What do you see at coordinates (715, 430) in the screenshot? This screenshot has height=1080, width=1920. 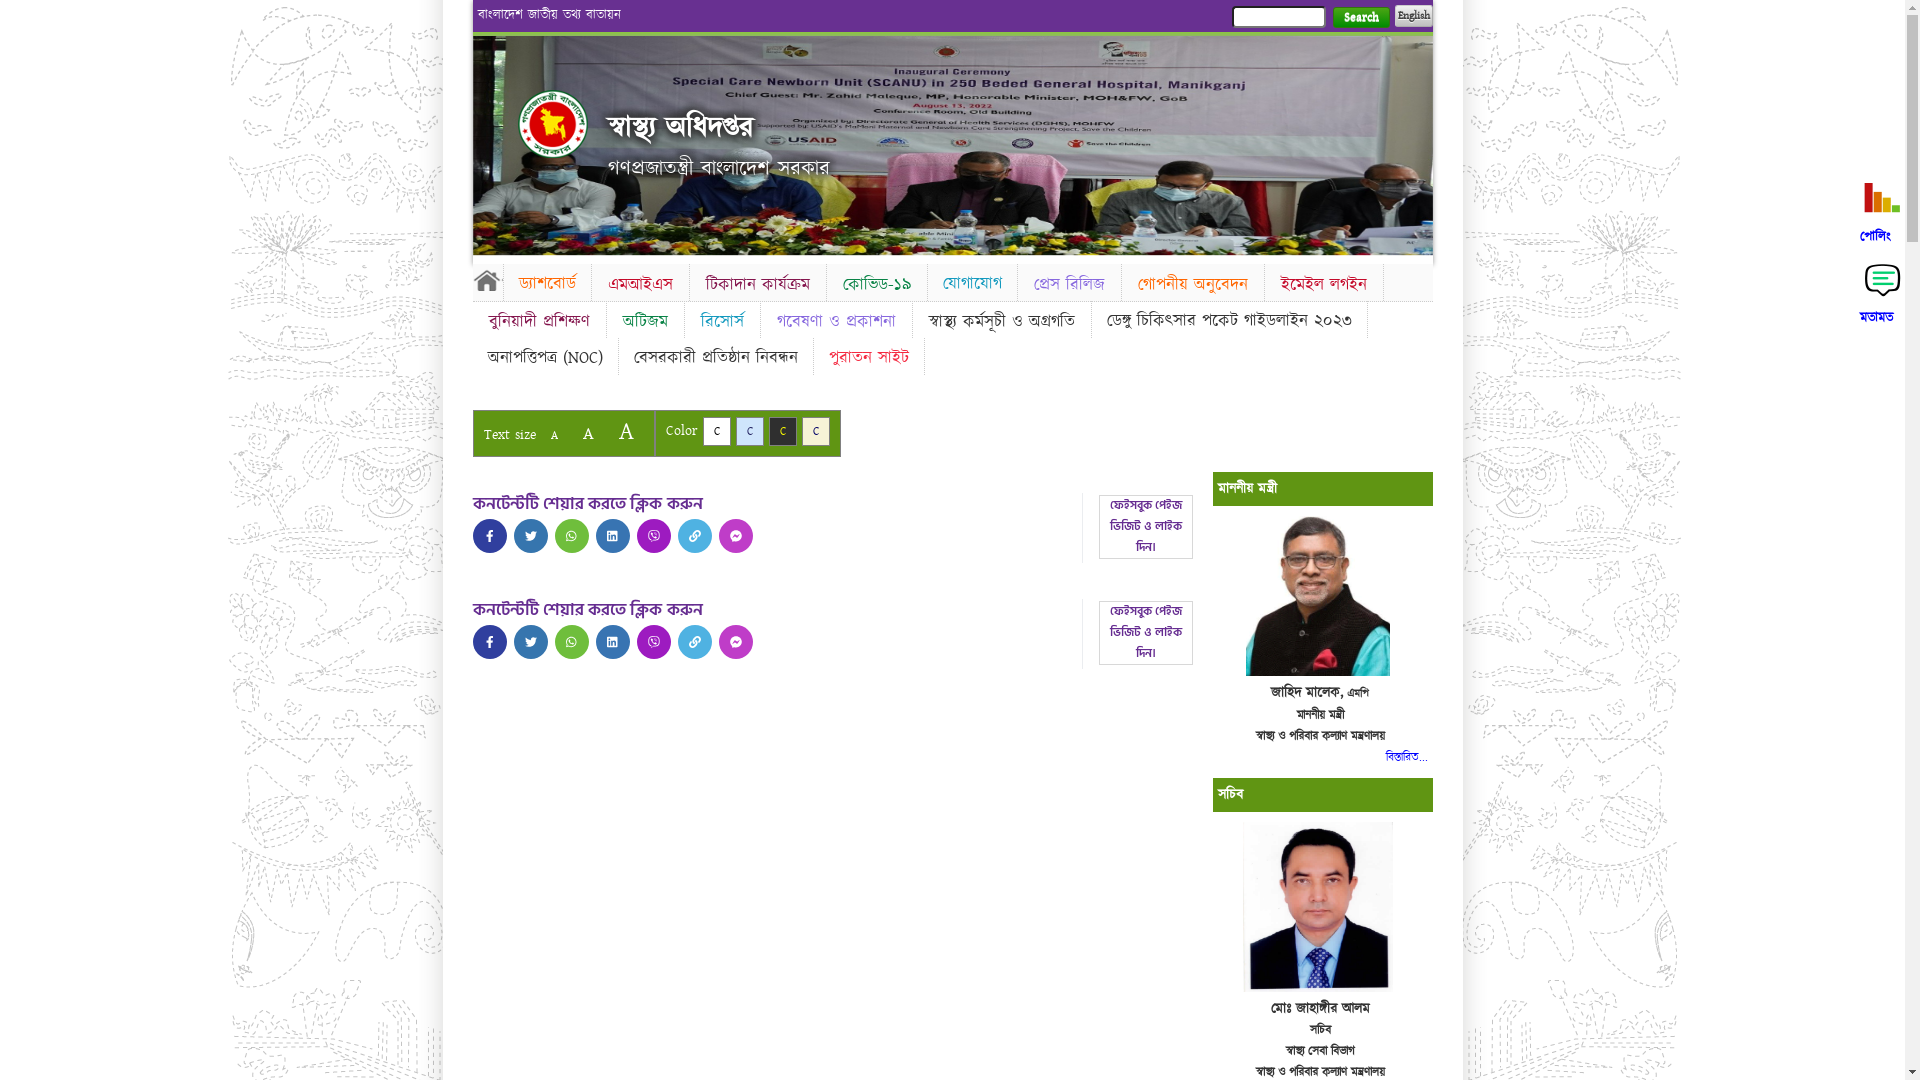 I see `'C'` at bounding box center [715, 430].